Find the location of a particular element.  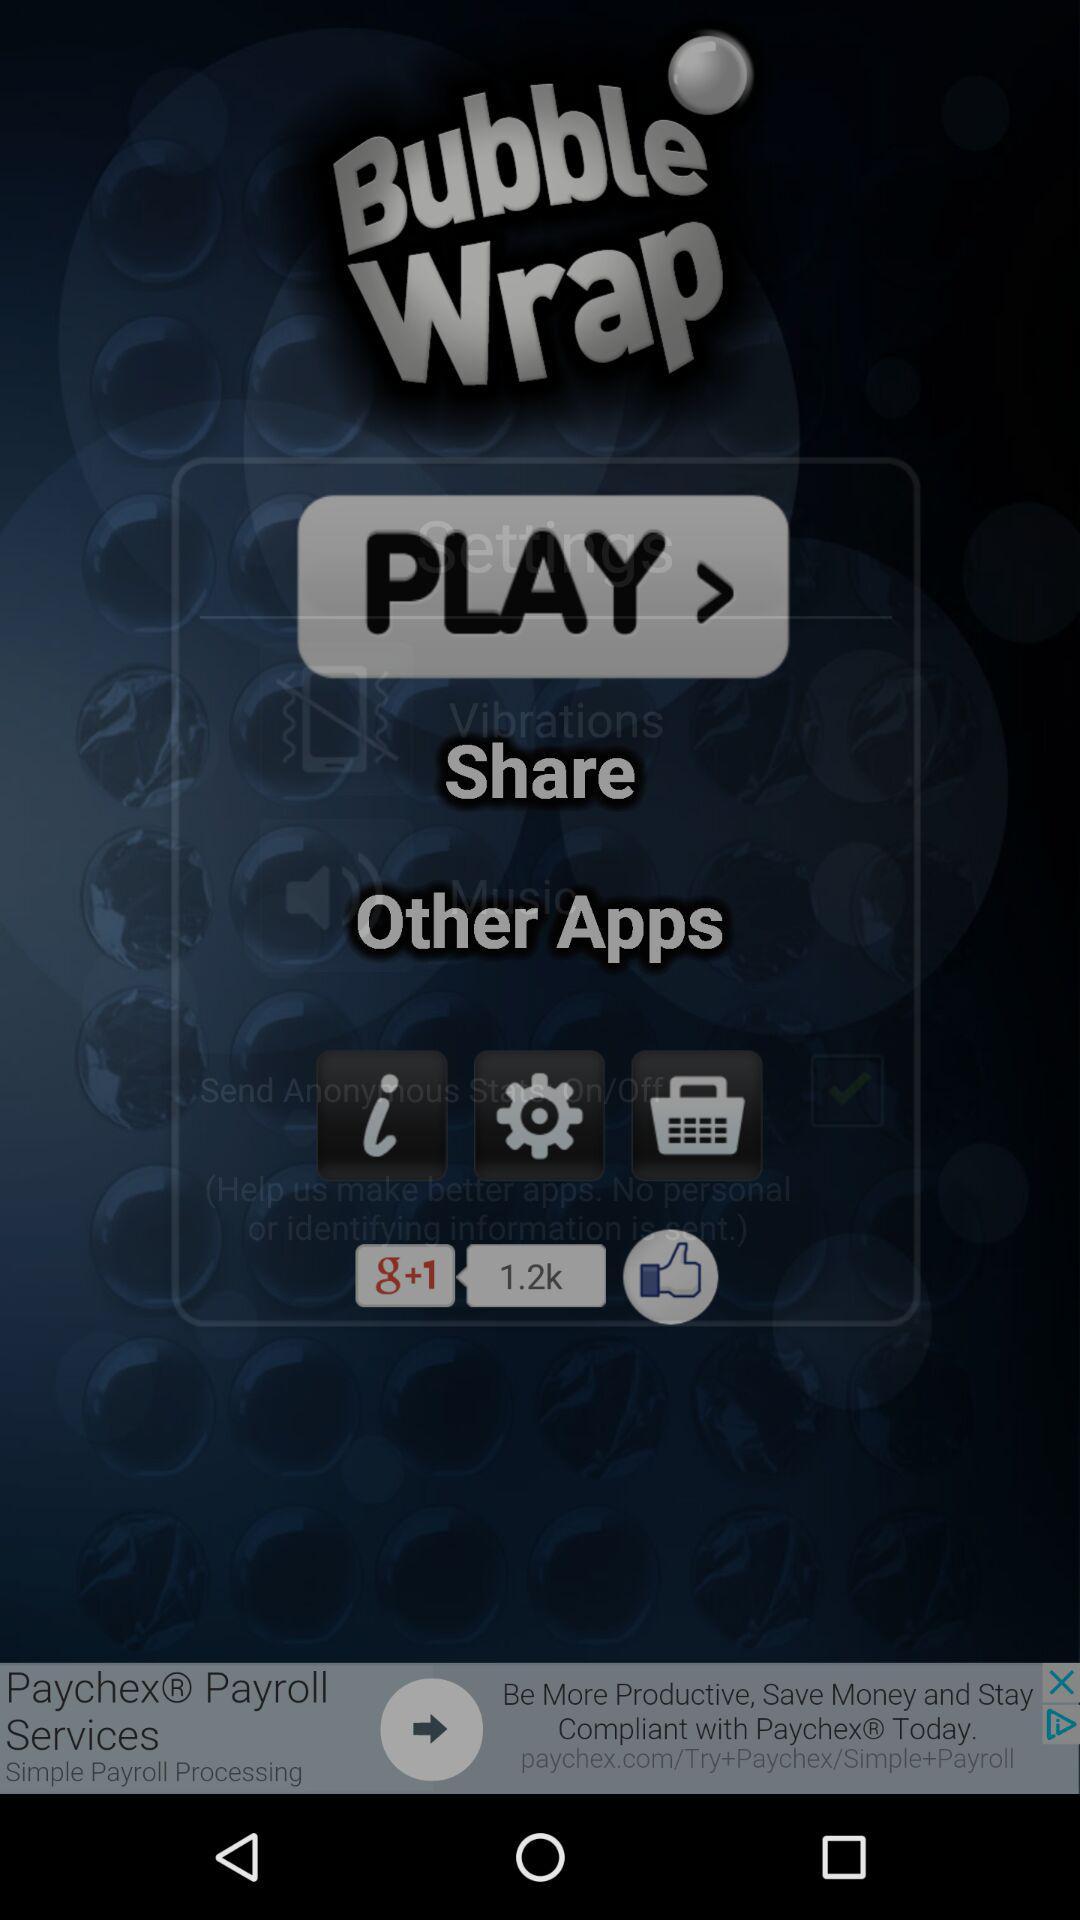

the shop icon is located at coordinates (696, 1194).